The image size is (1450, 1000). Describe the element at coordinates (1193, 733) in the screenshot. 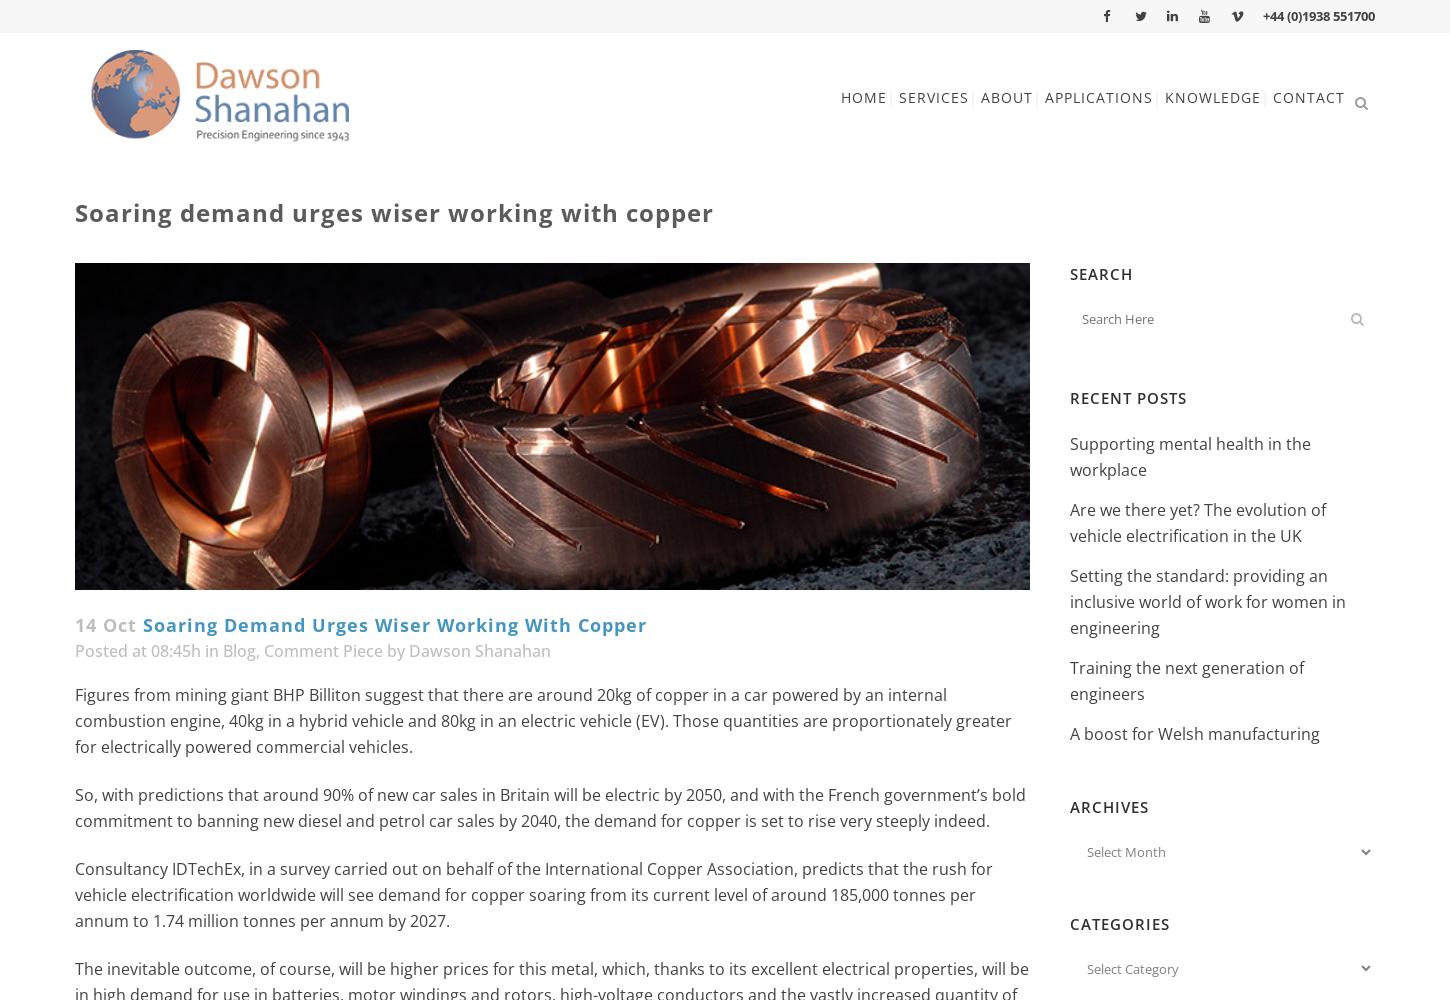

I see `'A boost for Welsh manufacturing'` at that location.